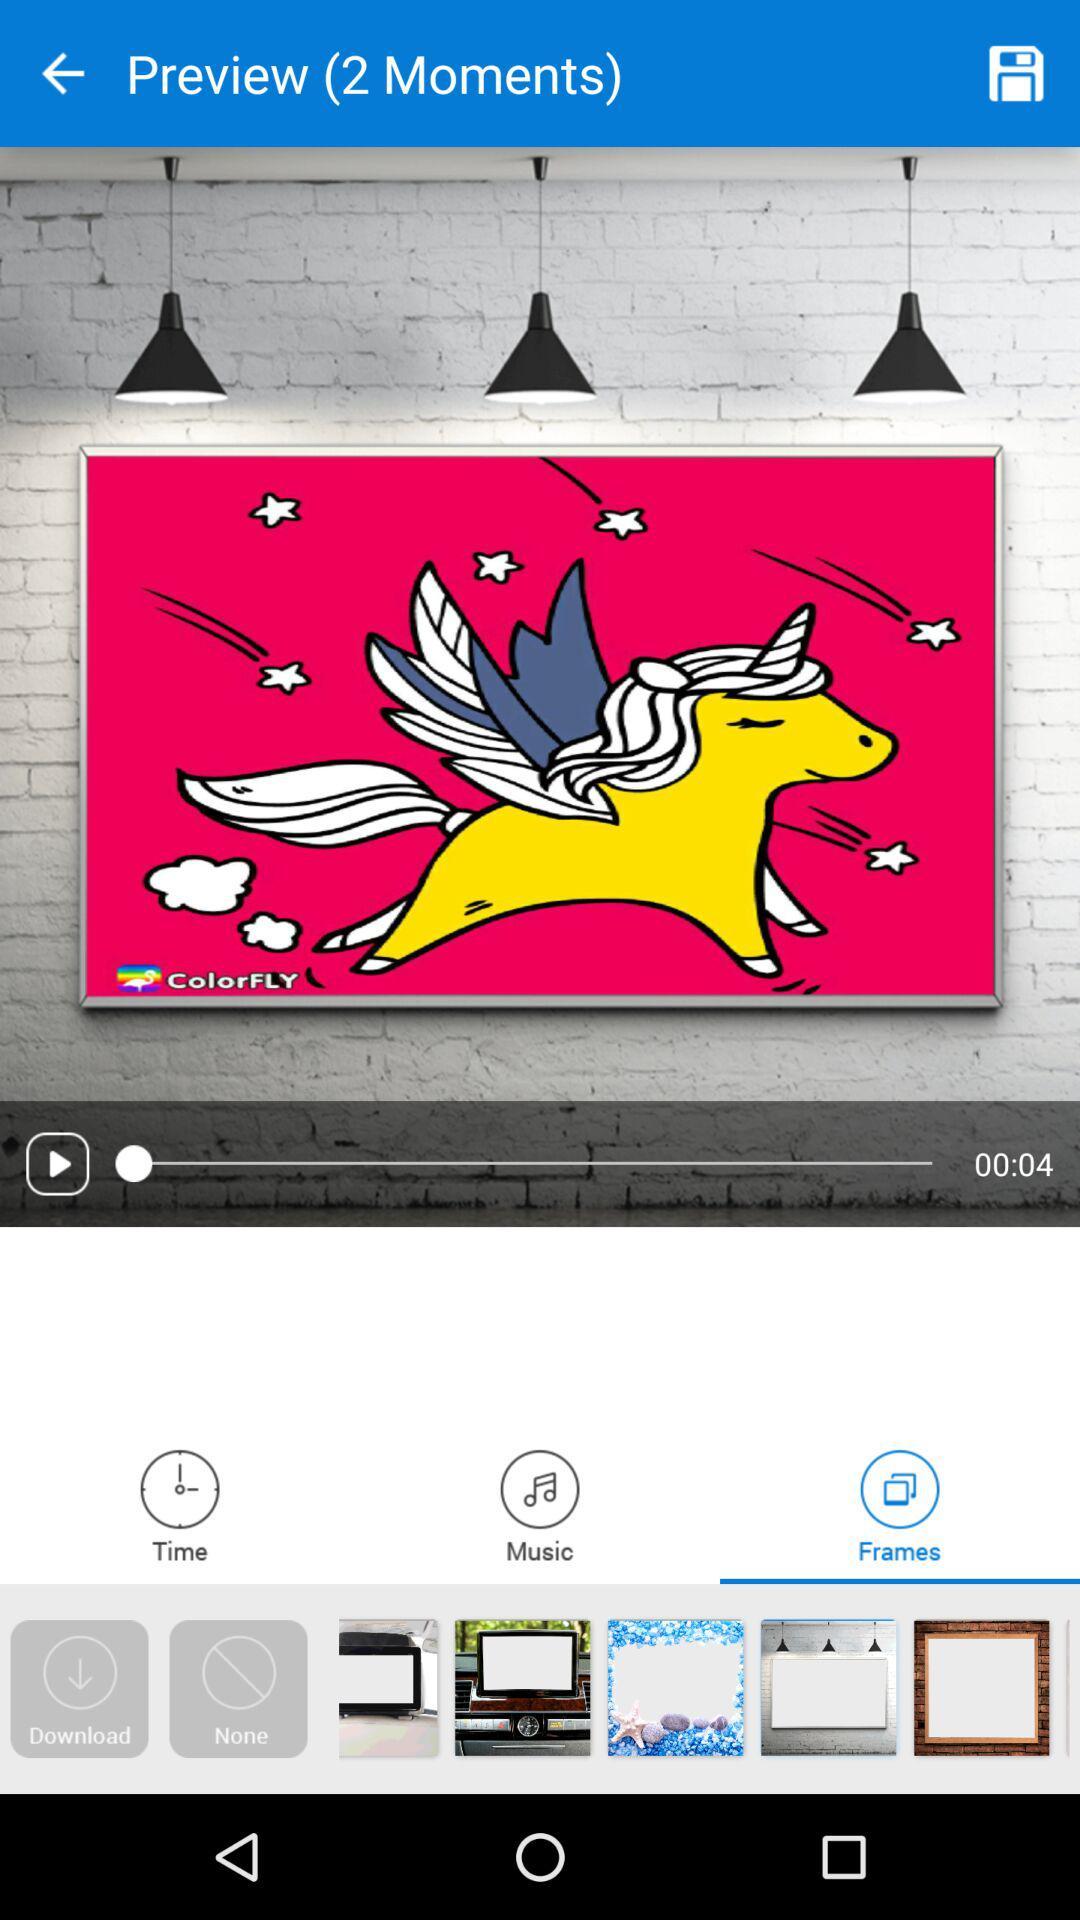  I want to click on the microphone icon, so click(180, 1505).